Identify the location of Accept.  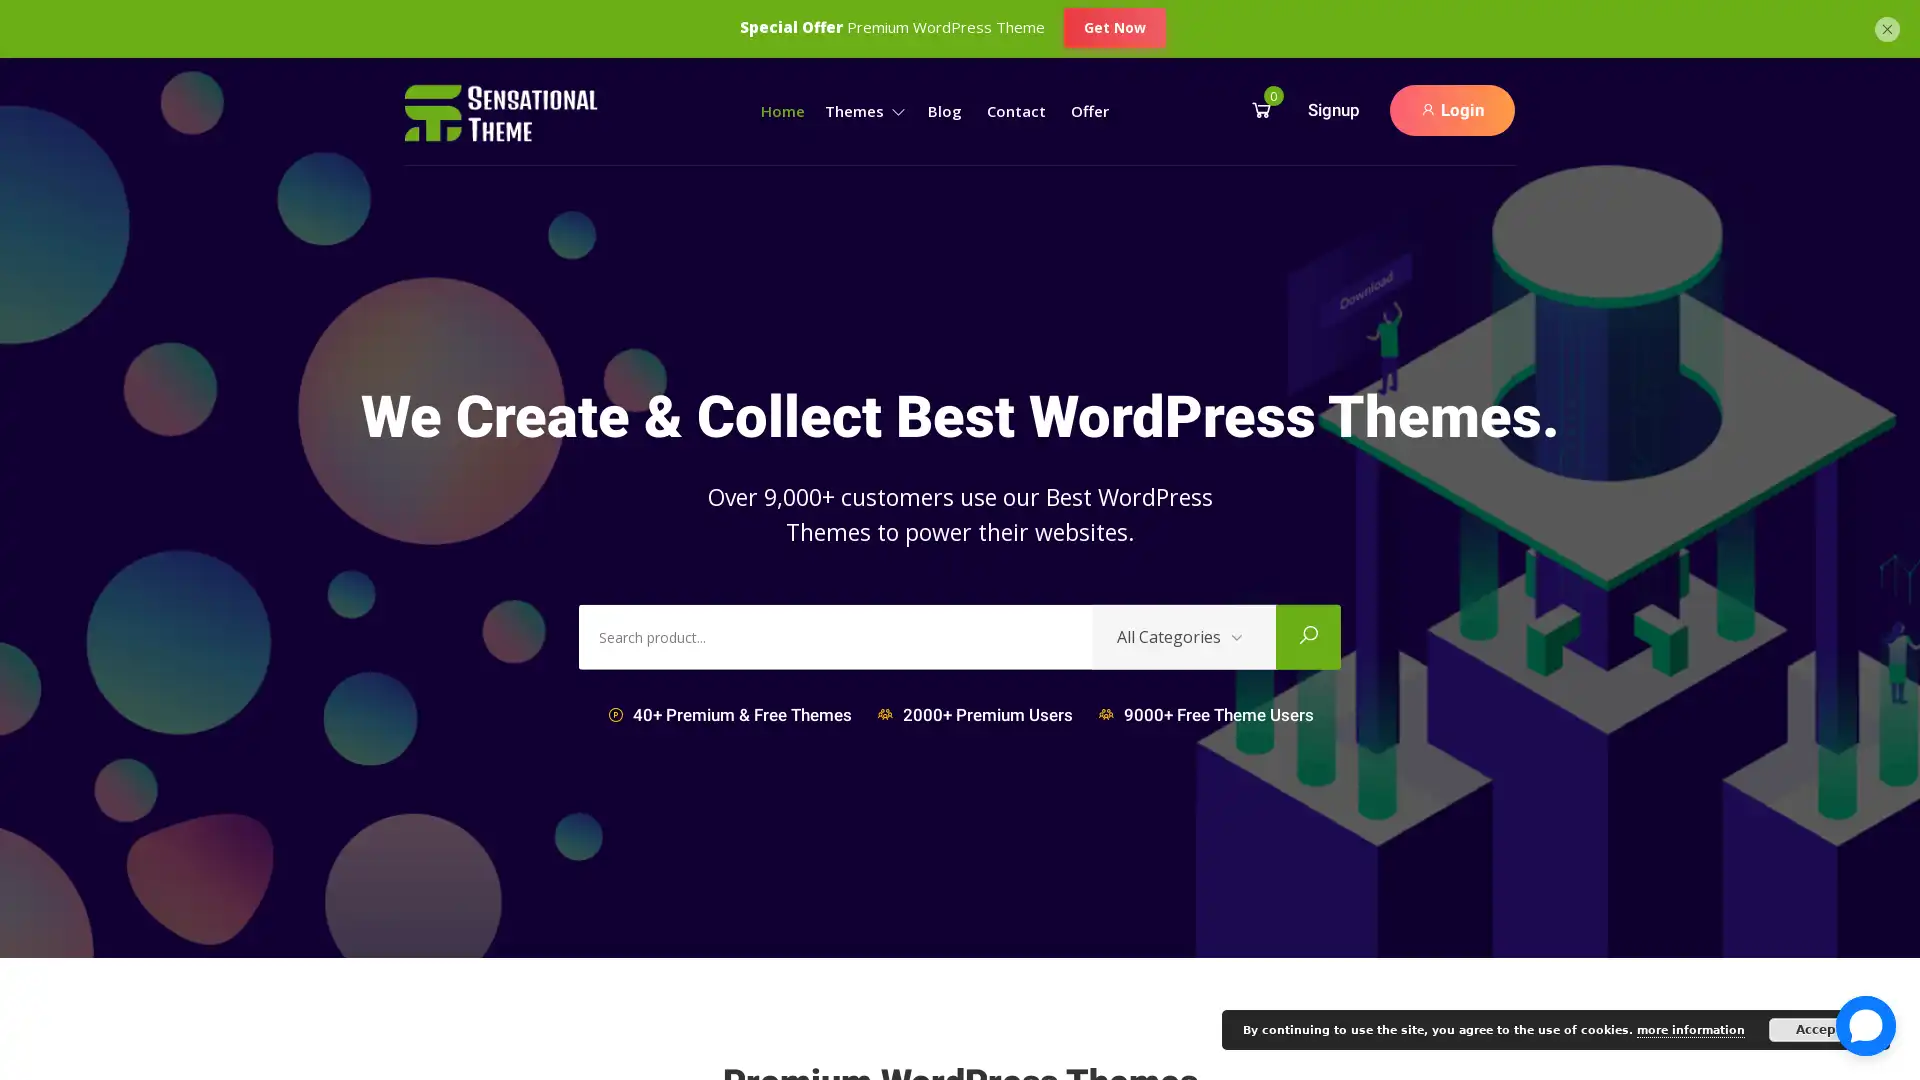
(1819, 1029).